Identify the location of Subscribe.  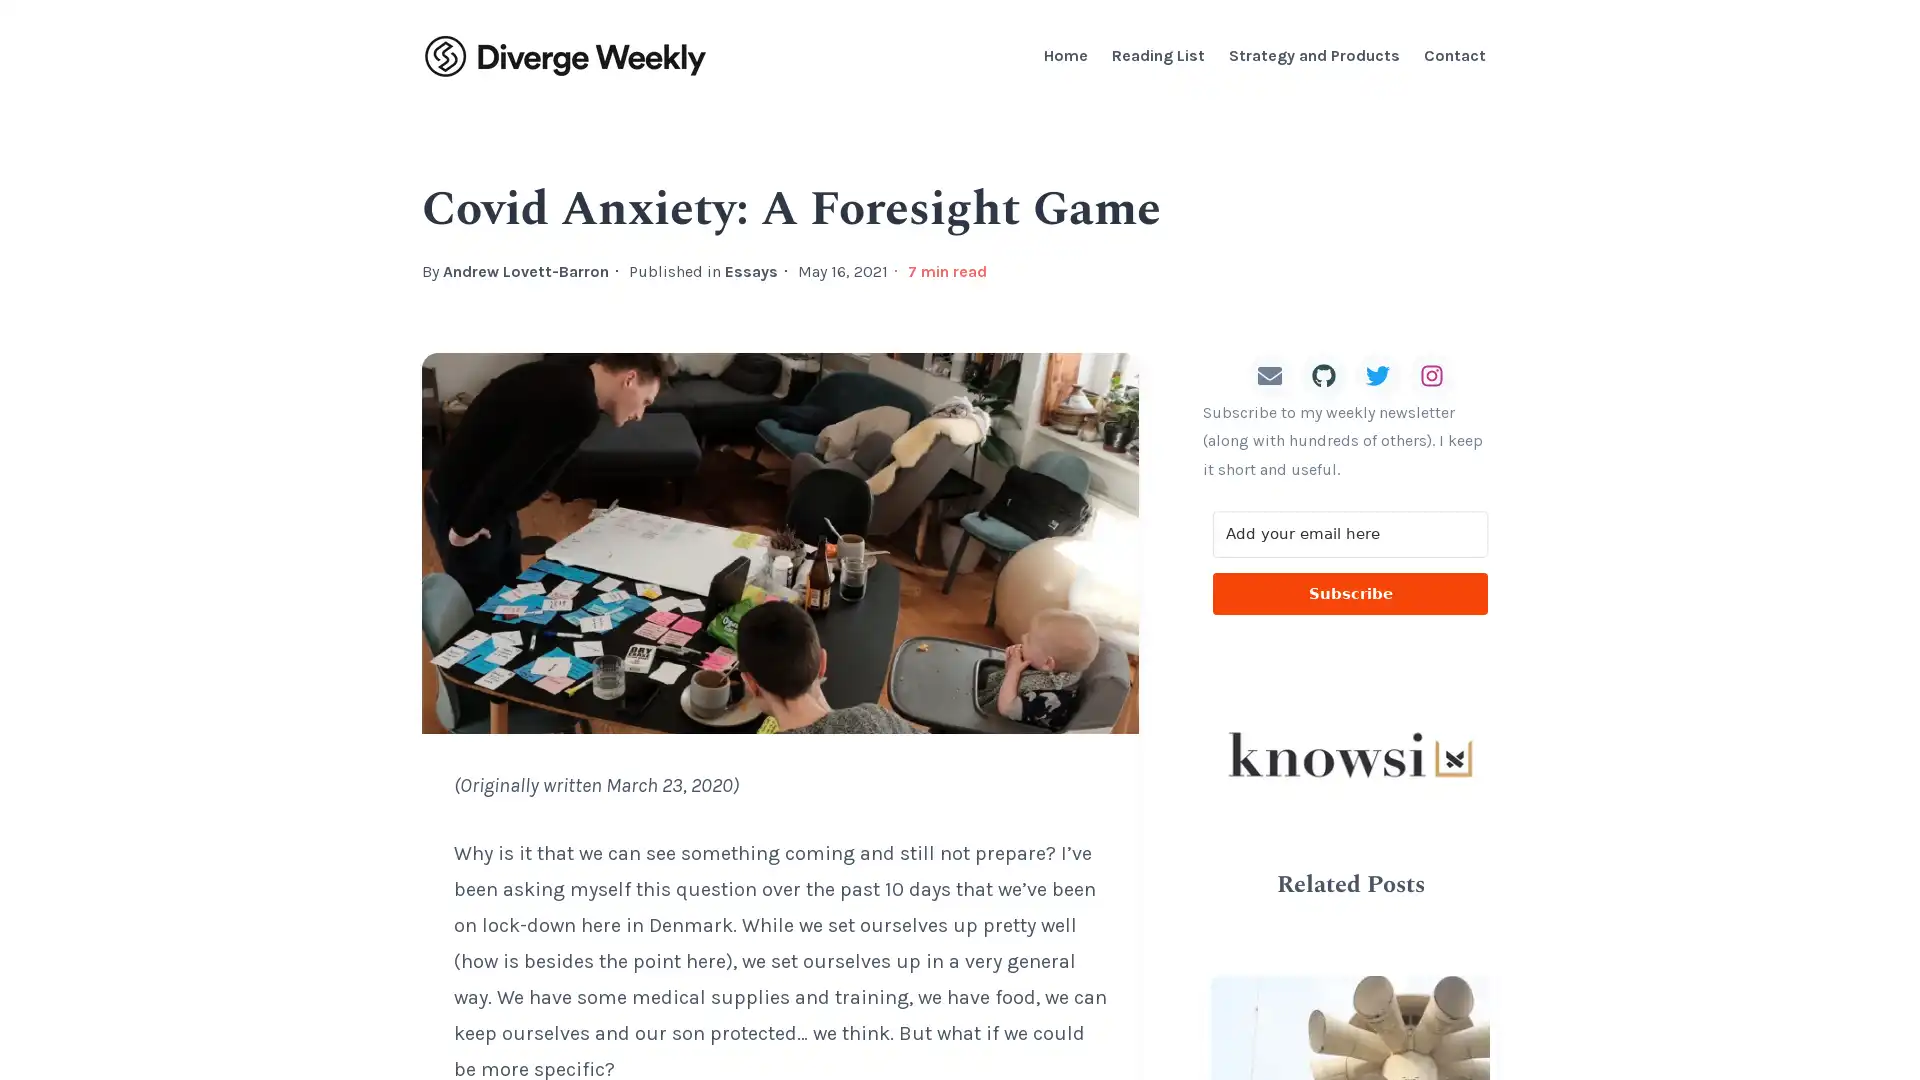
(1350, 593).